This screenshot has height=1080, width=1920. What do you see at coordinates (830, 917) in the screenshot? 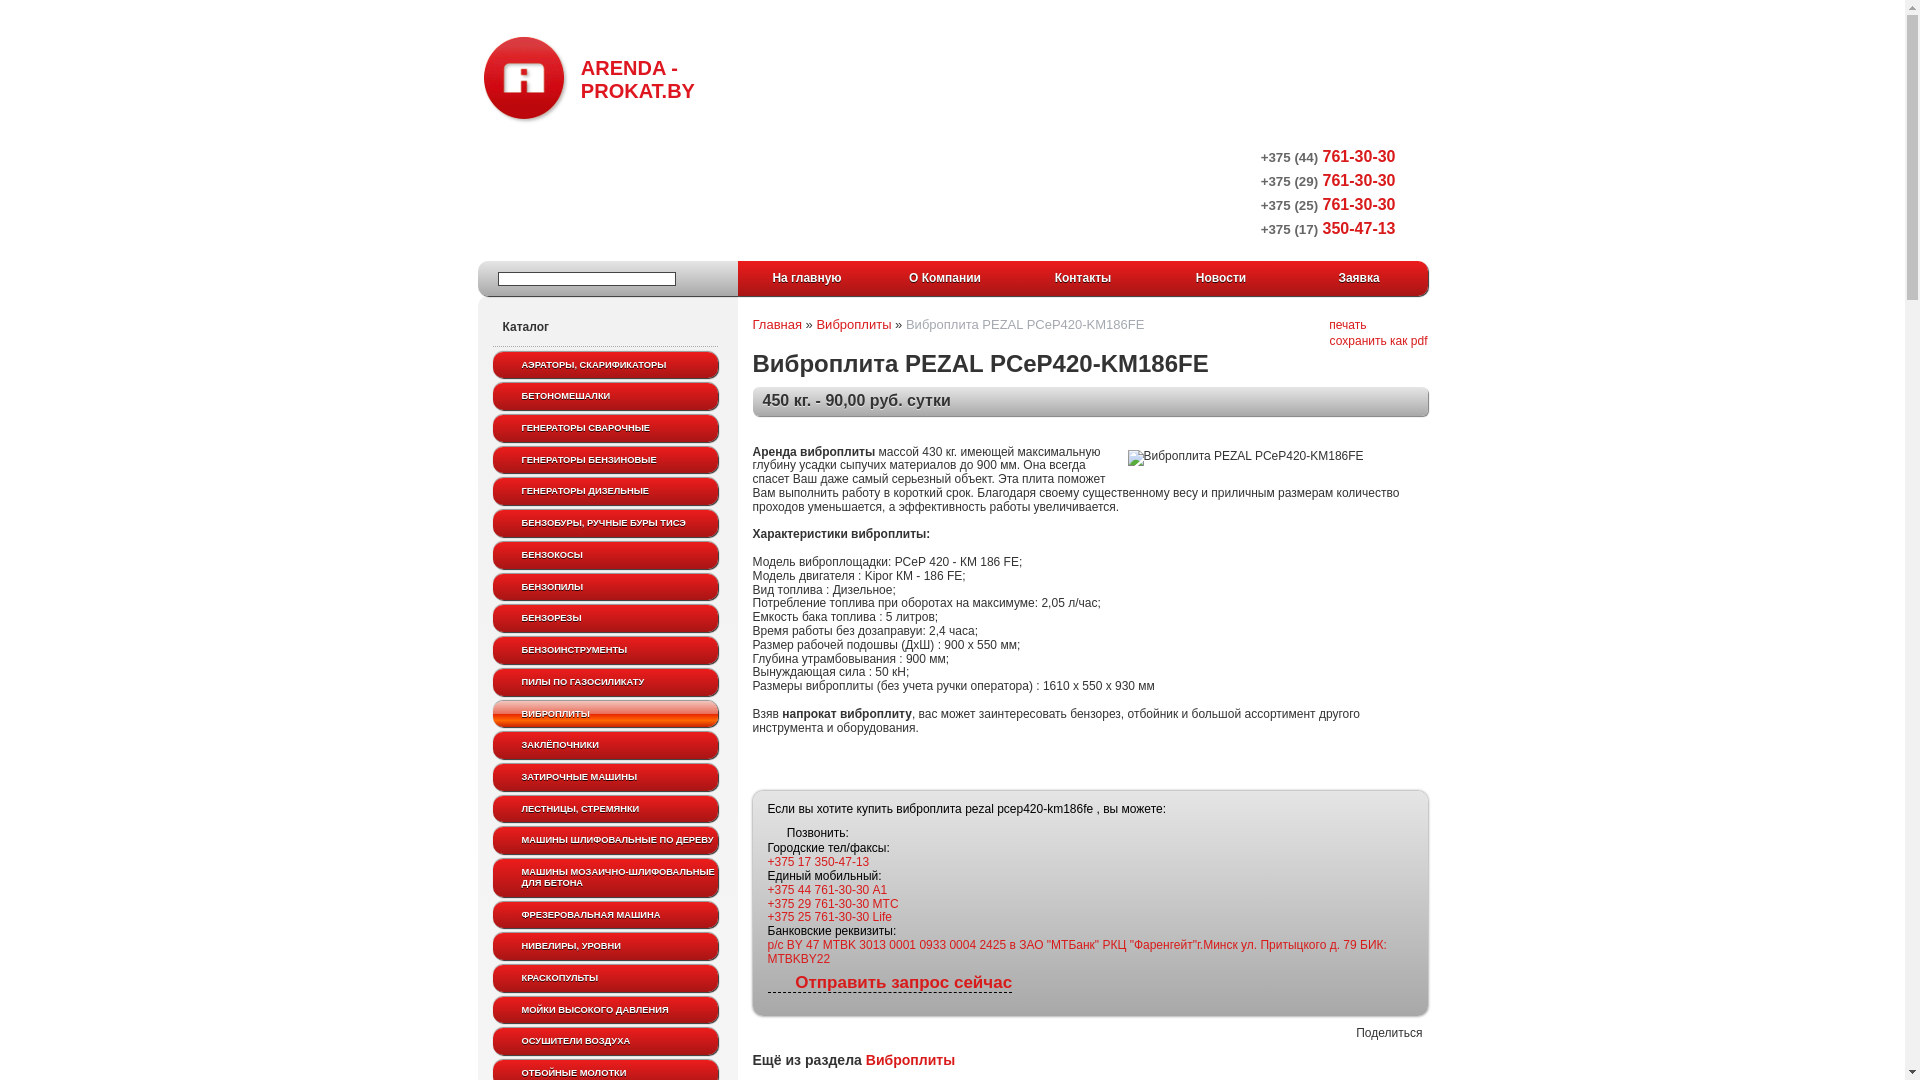
I see `'+375 25 761-30-30 Life'` at bounding box center [830, 917].